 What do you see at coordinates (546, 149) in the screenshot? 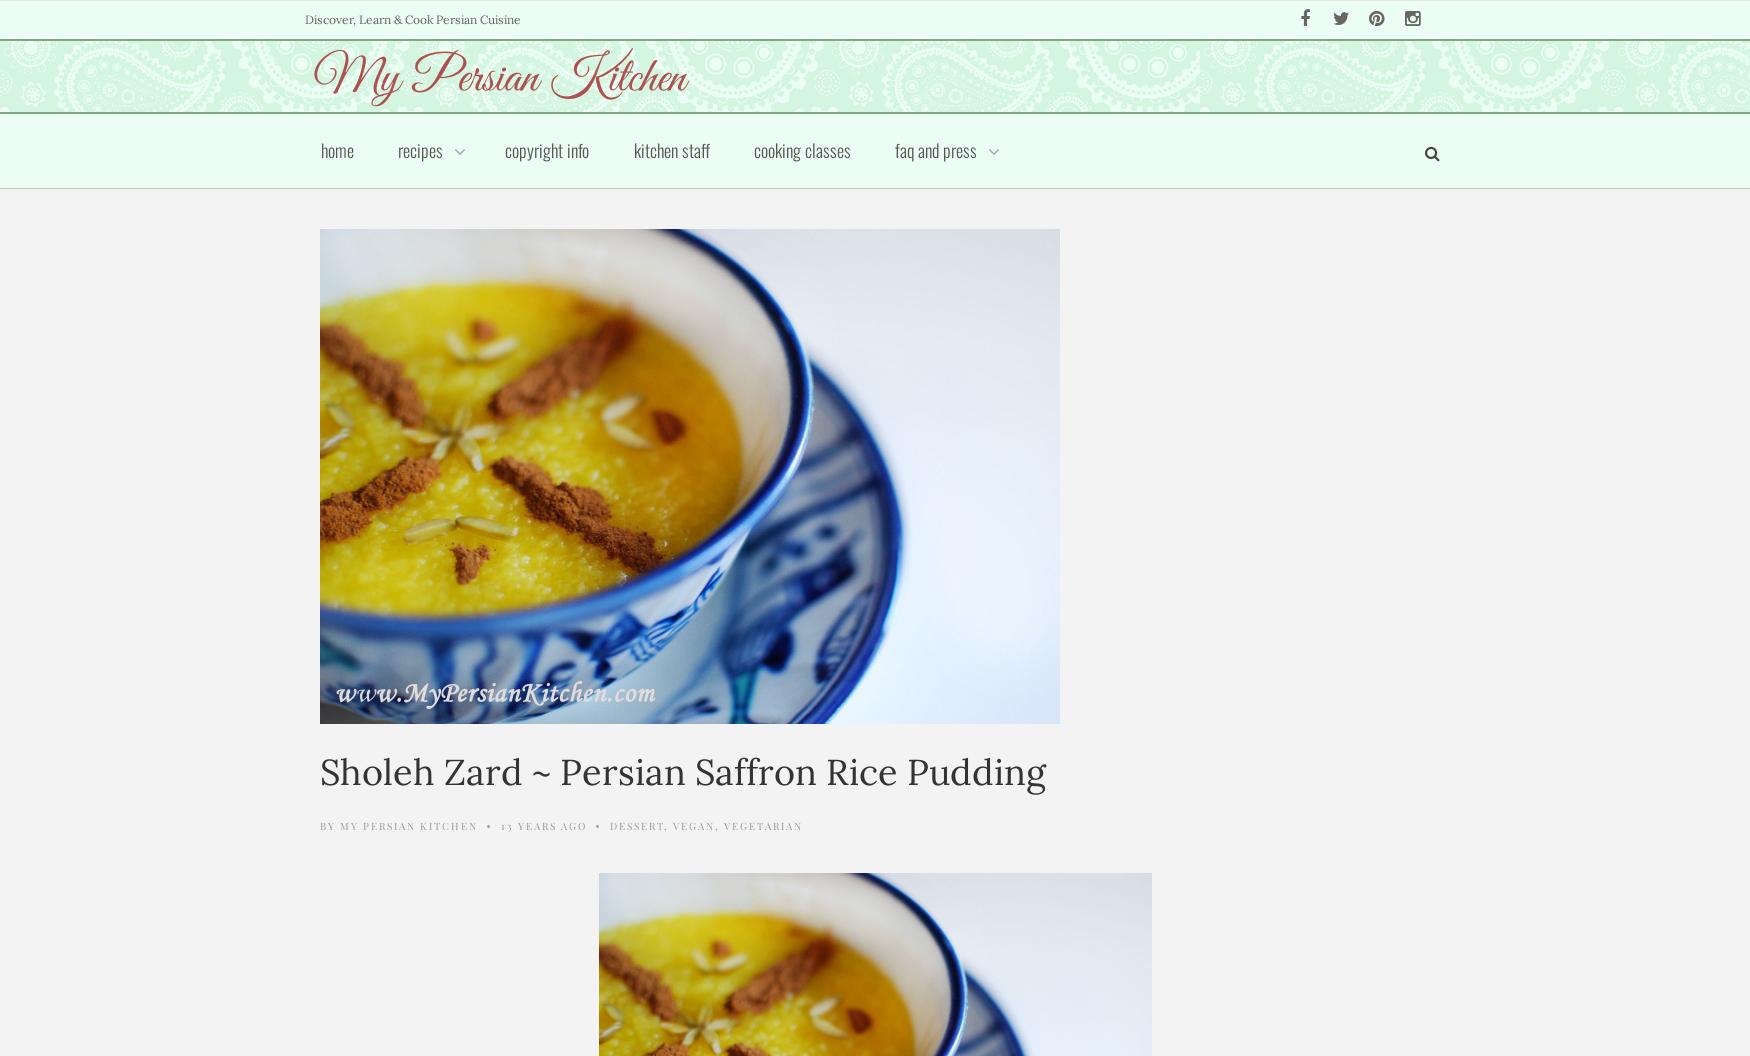
I see `'Copyright Info'` at bounding box center [546, 149].